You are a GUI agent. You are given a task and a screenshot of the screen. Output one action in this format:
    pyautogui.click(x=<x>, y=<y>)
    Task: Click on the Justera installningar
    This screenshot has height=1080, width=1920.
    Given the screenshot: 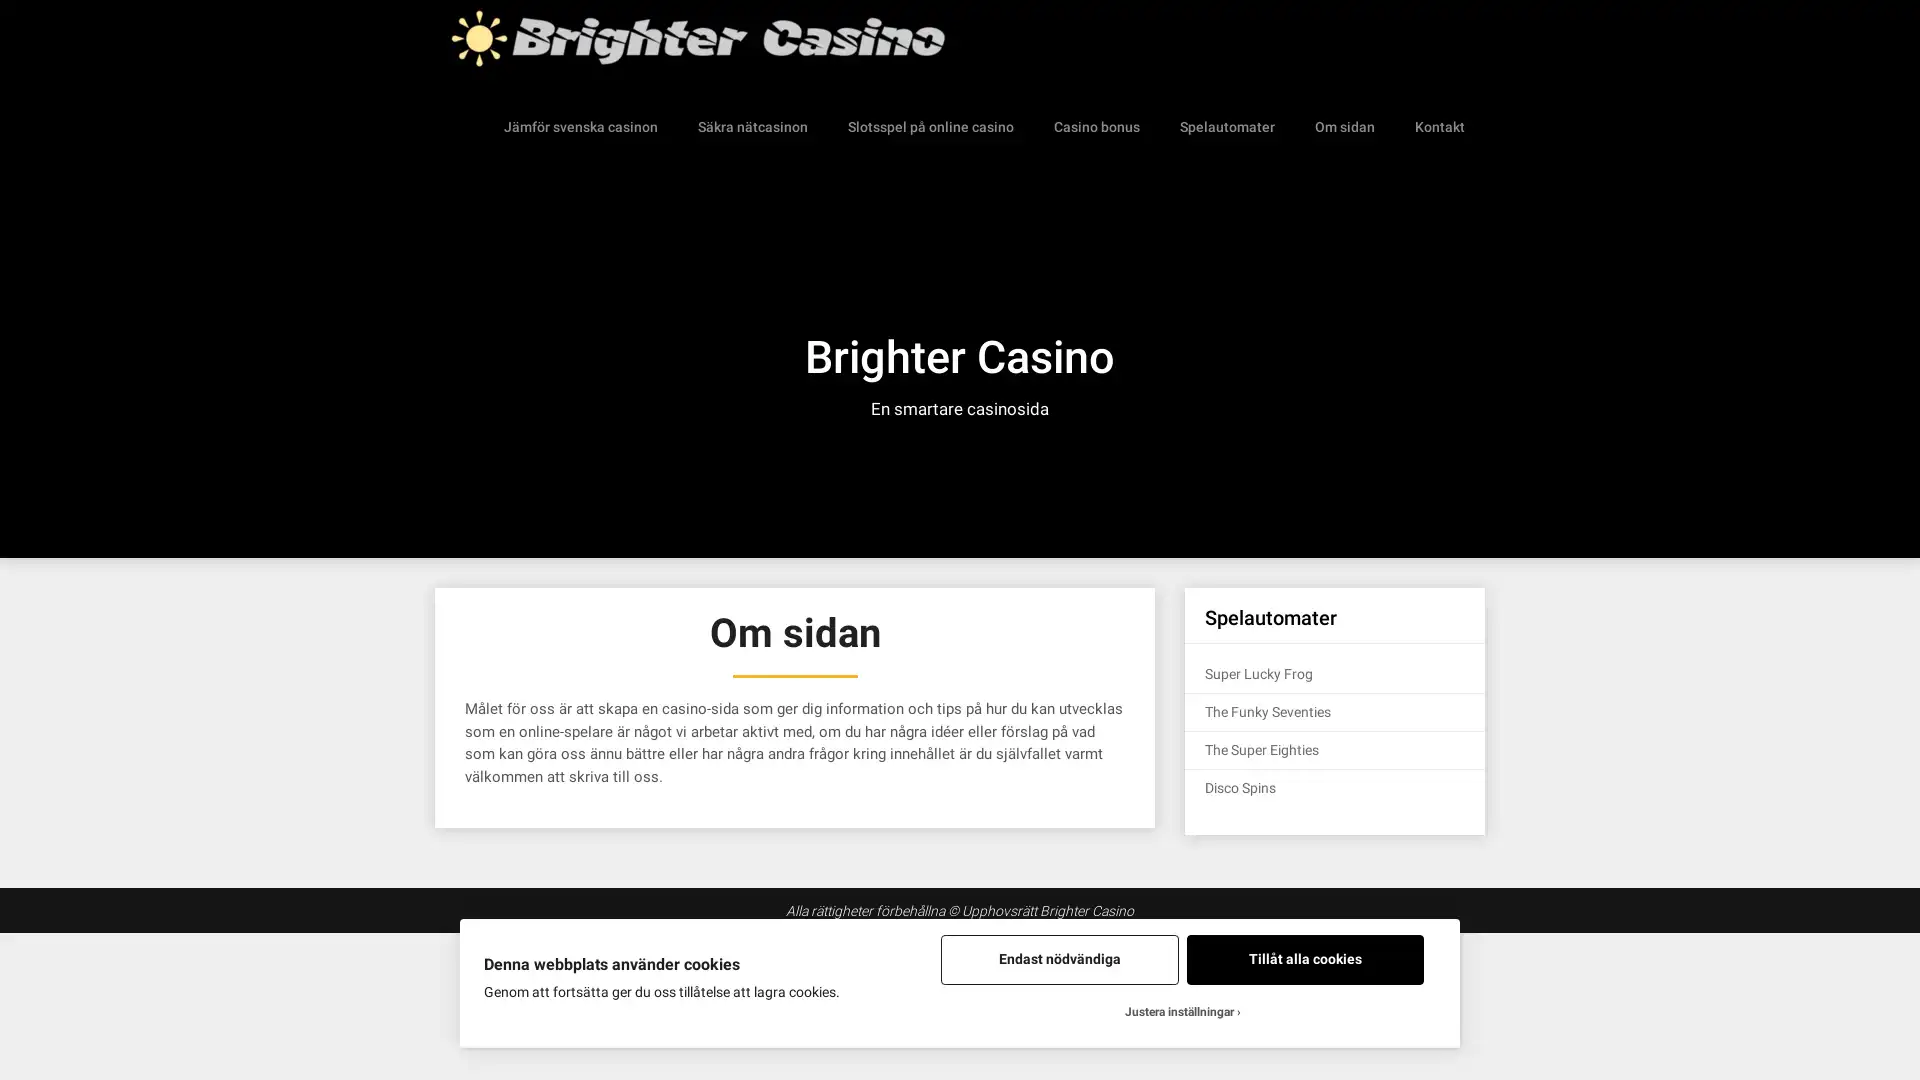 What is the action you would take?
    pyautogui.click(x=1182, y=1011)
    